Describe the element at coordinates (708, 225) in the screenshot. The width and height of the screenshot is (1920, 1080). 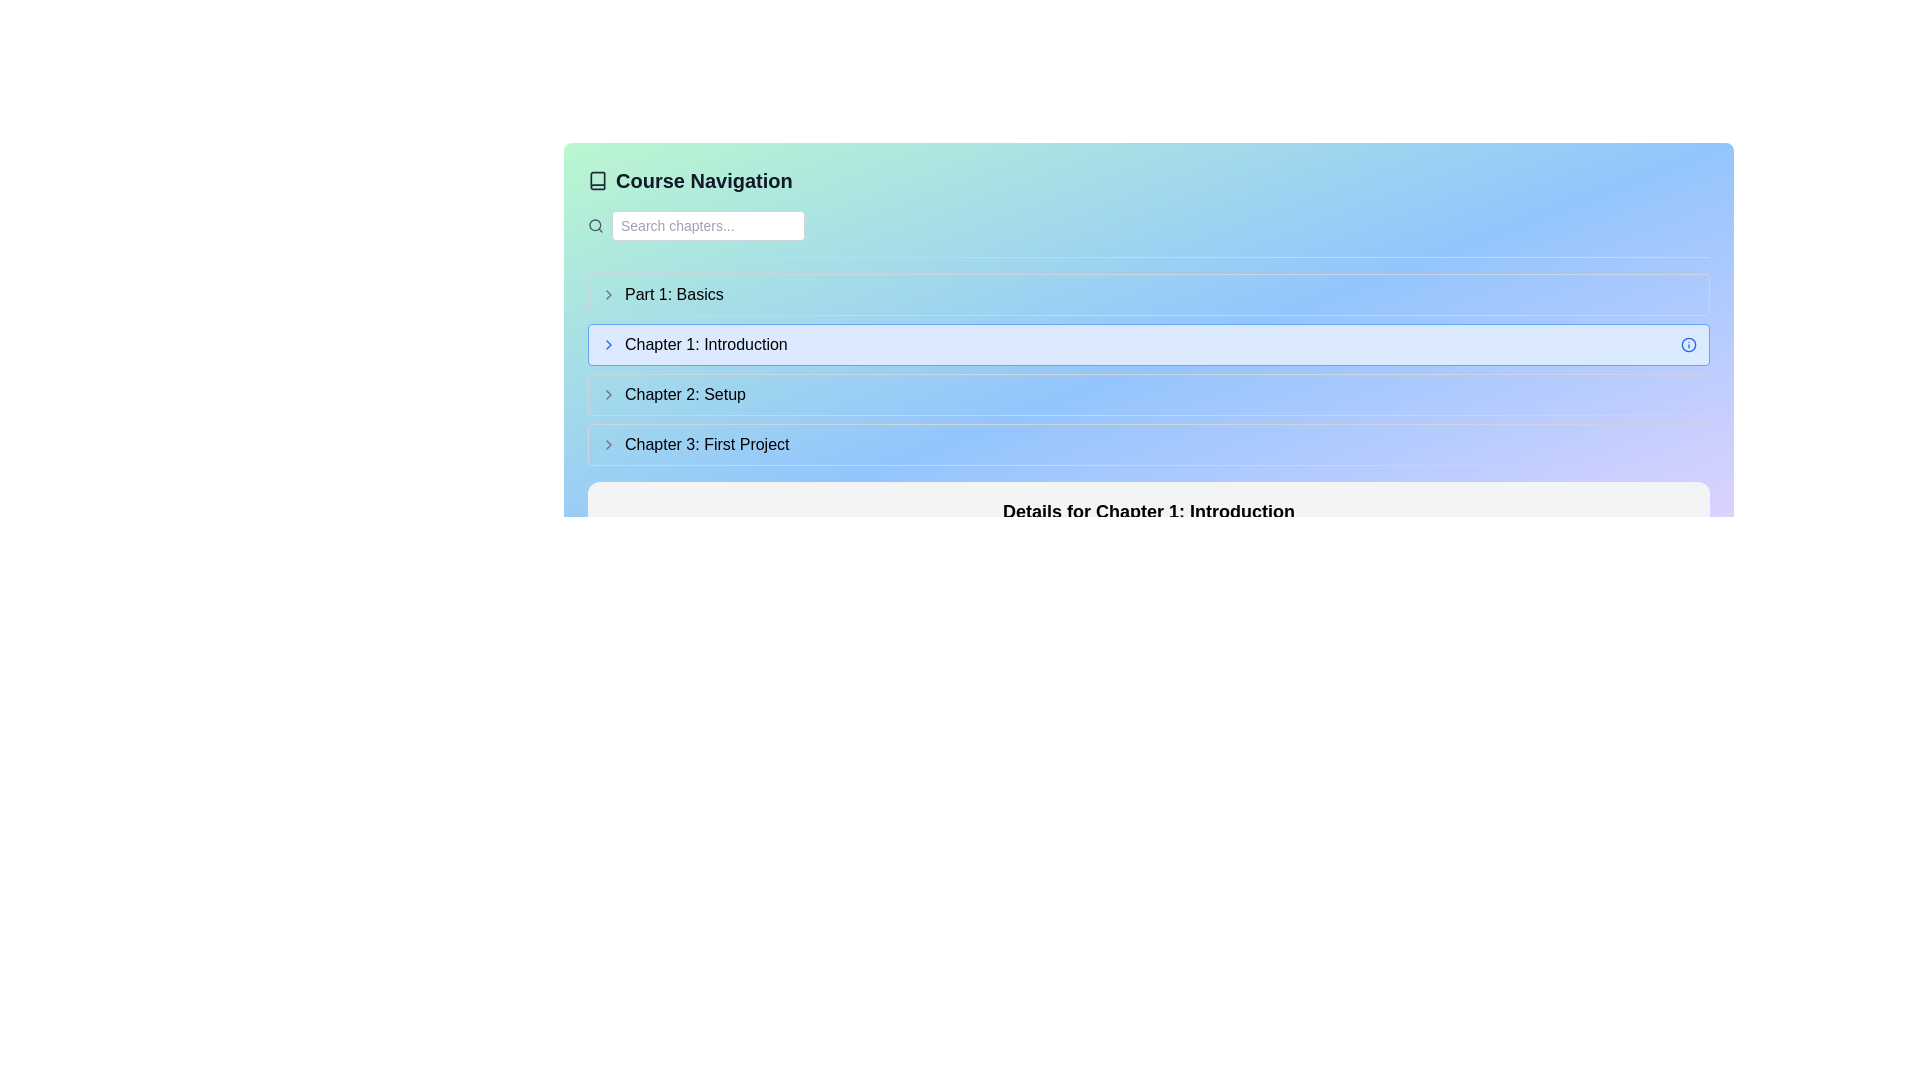
I see `the search input box with a light gray border and placeholder text 'Search chapters...' to focus the cursor` at that location.